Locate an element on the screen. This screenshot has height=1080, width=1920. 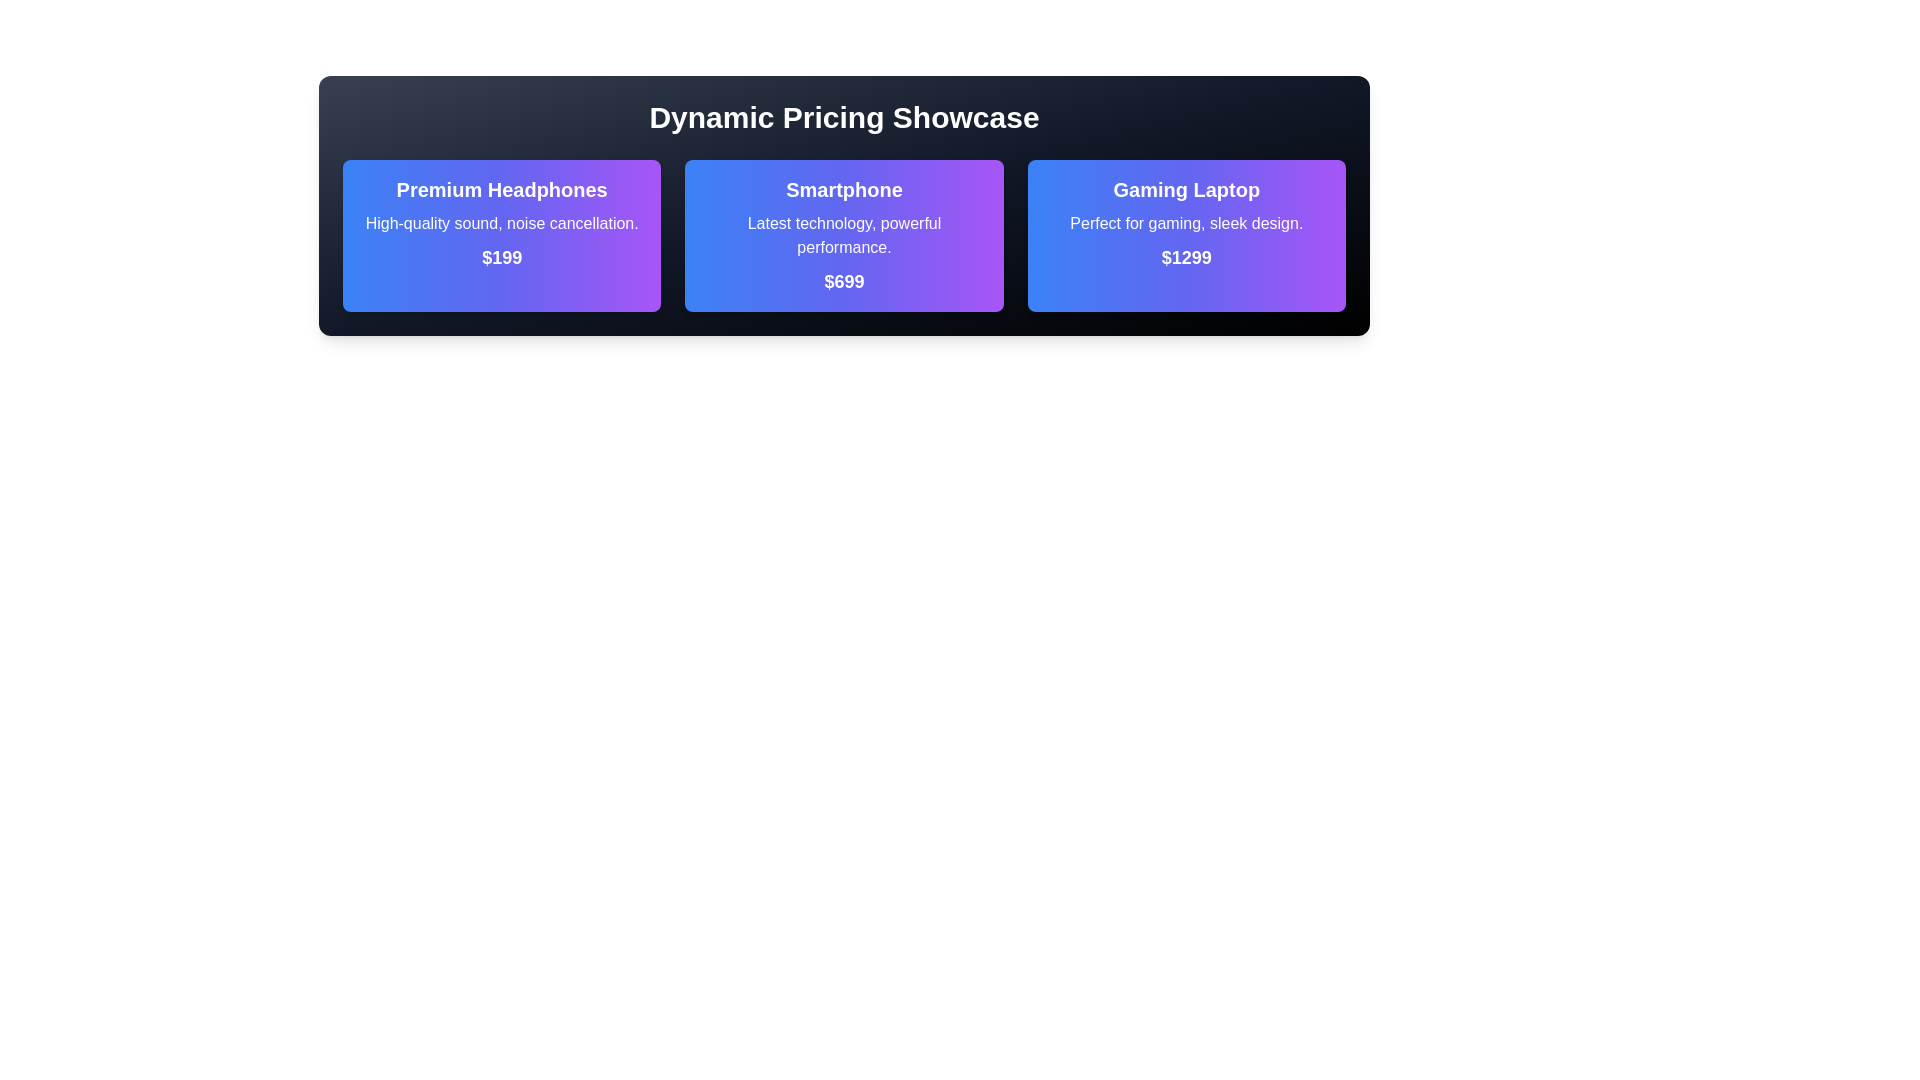
price displayed in the Text label for the 'Premium Headphones', which is located at the bottom center of the card under the subtitle 'High-quality sound, noise cancellation.' is located at coordinates (502, 257).